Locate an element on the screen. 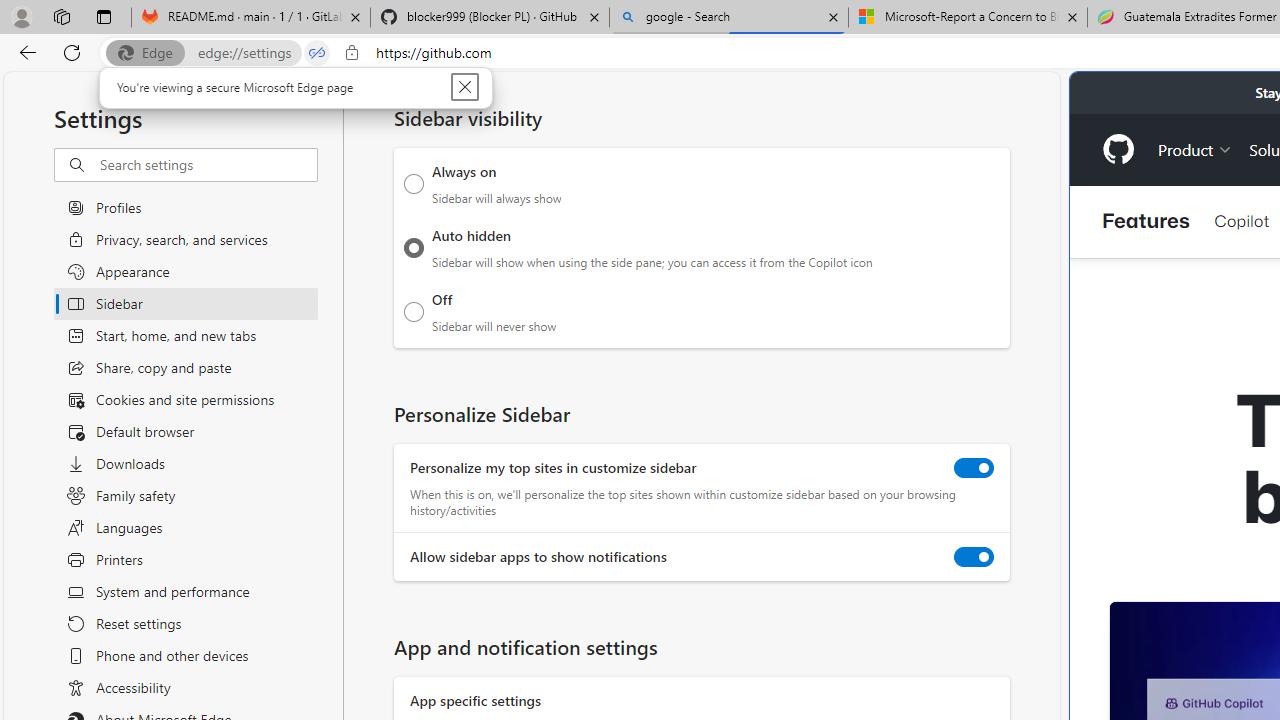 The height and width of the screenshot is (720, 1280). 'Personalize my top sites in customize sidebar' is located at coordinates (974, 468).